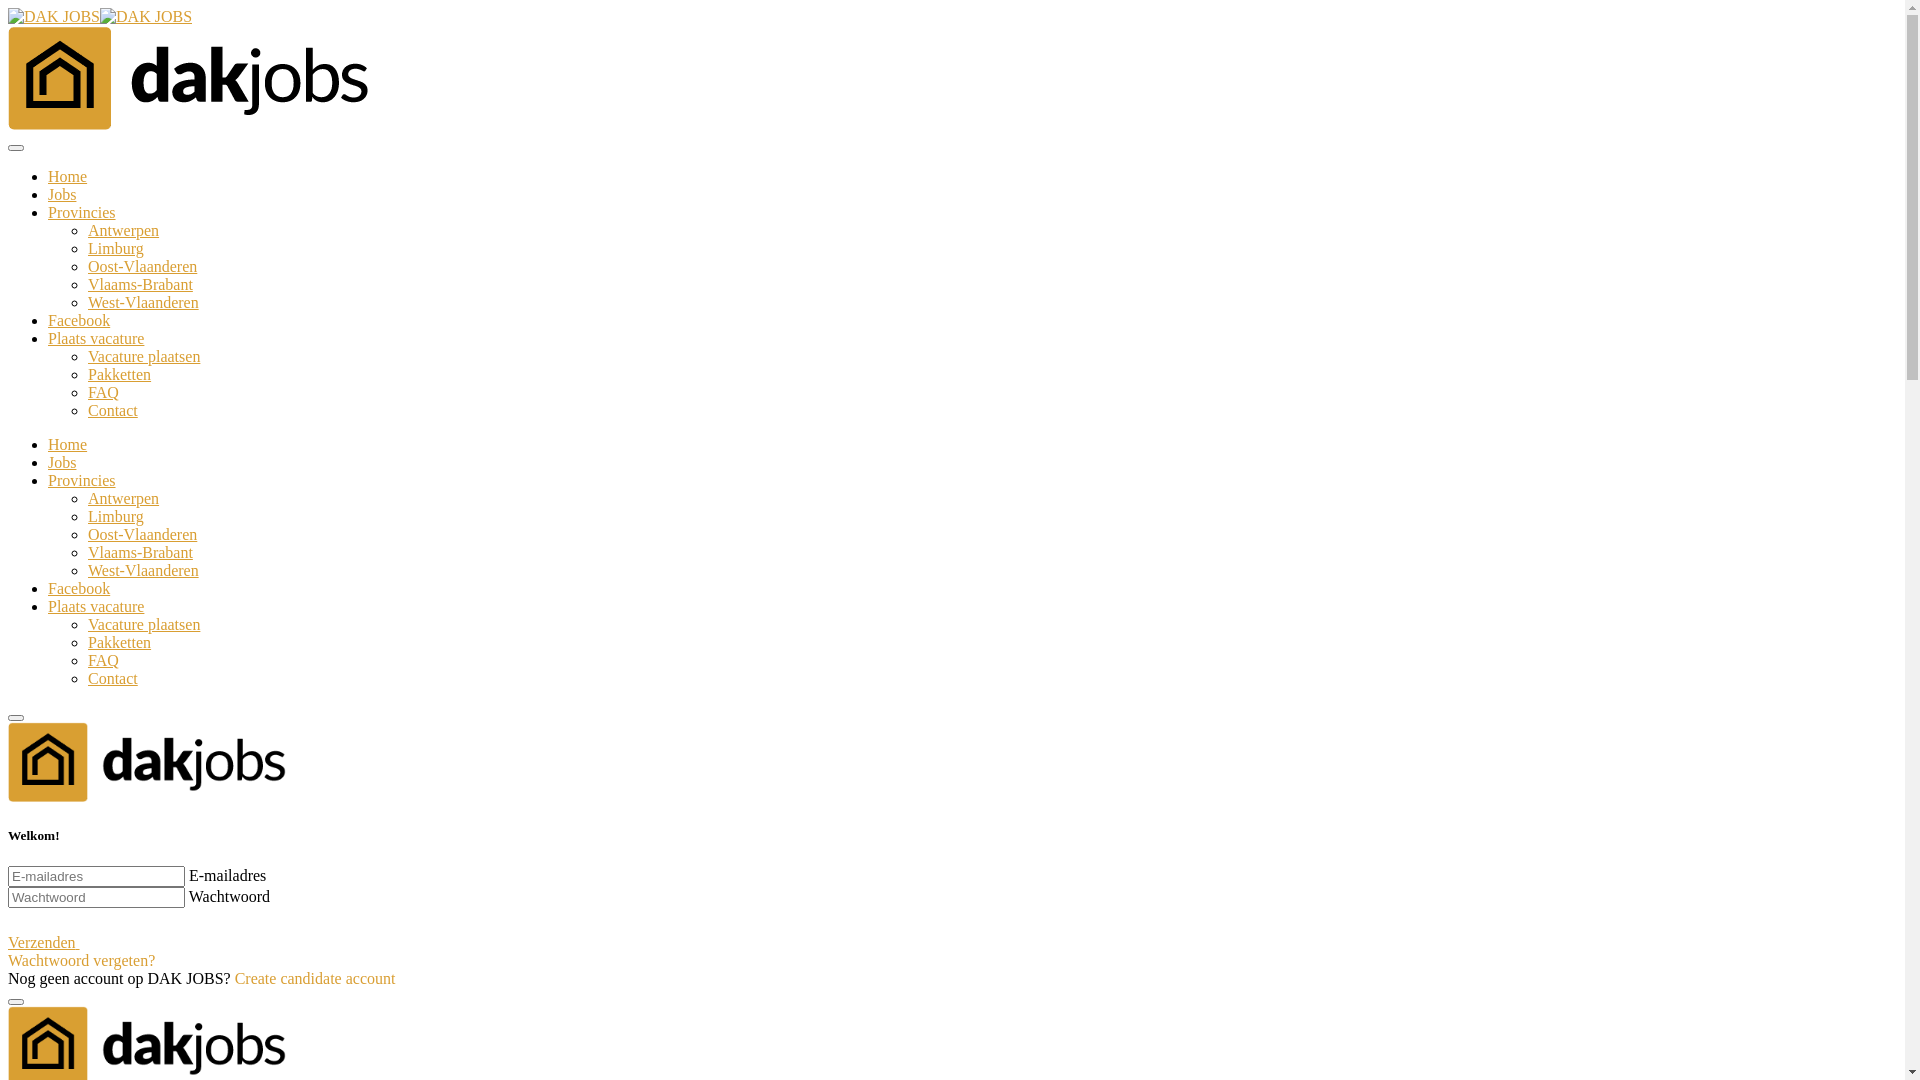  I want to click on 'FAQ', so click(102, 392).